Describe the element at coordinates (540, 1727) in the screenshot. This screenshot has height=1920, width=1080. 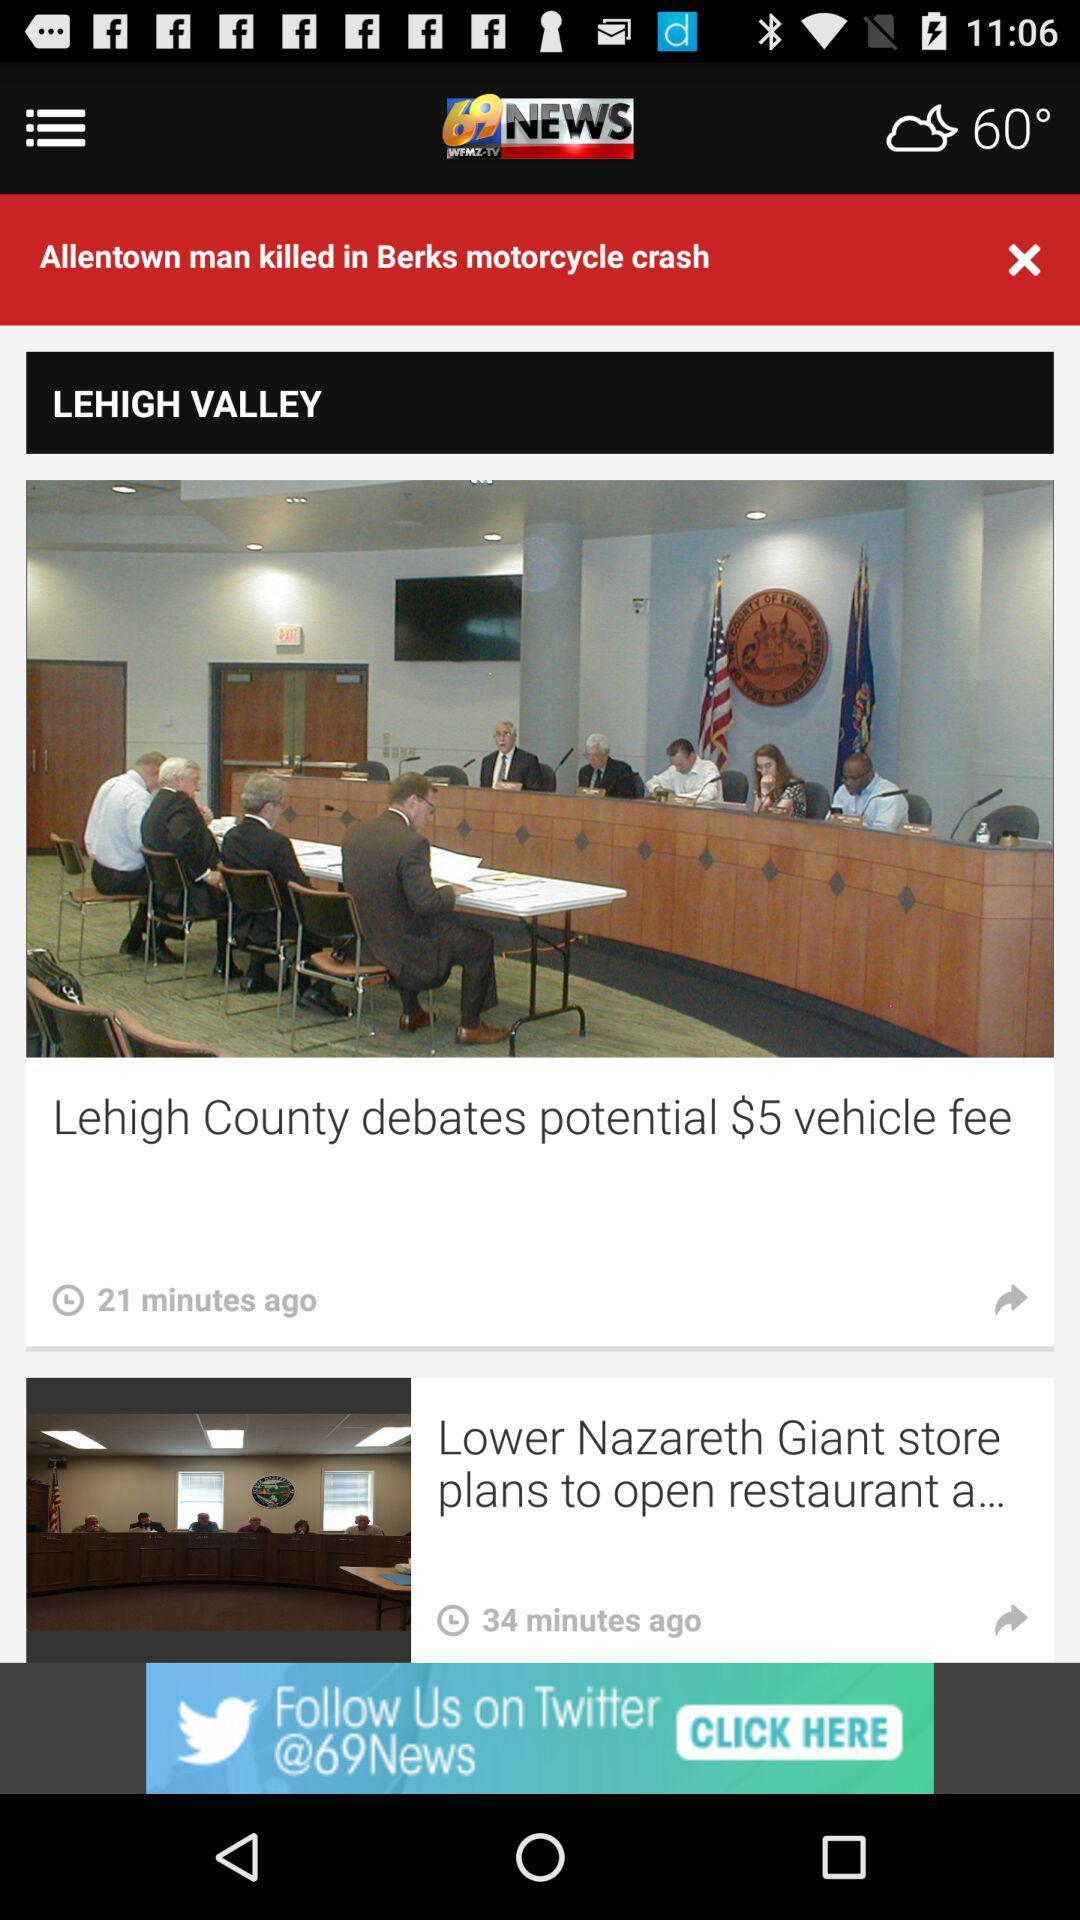
I see `click for advertisement` at that location.